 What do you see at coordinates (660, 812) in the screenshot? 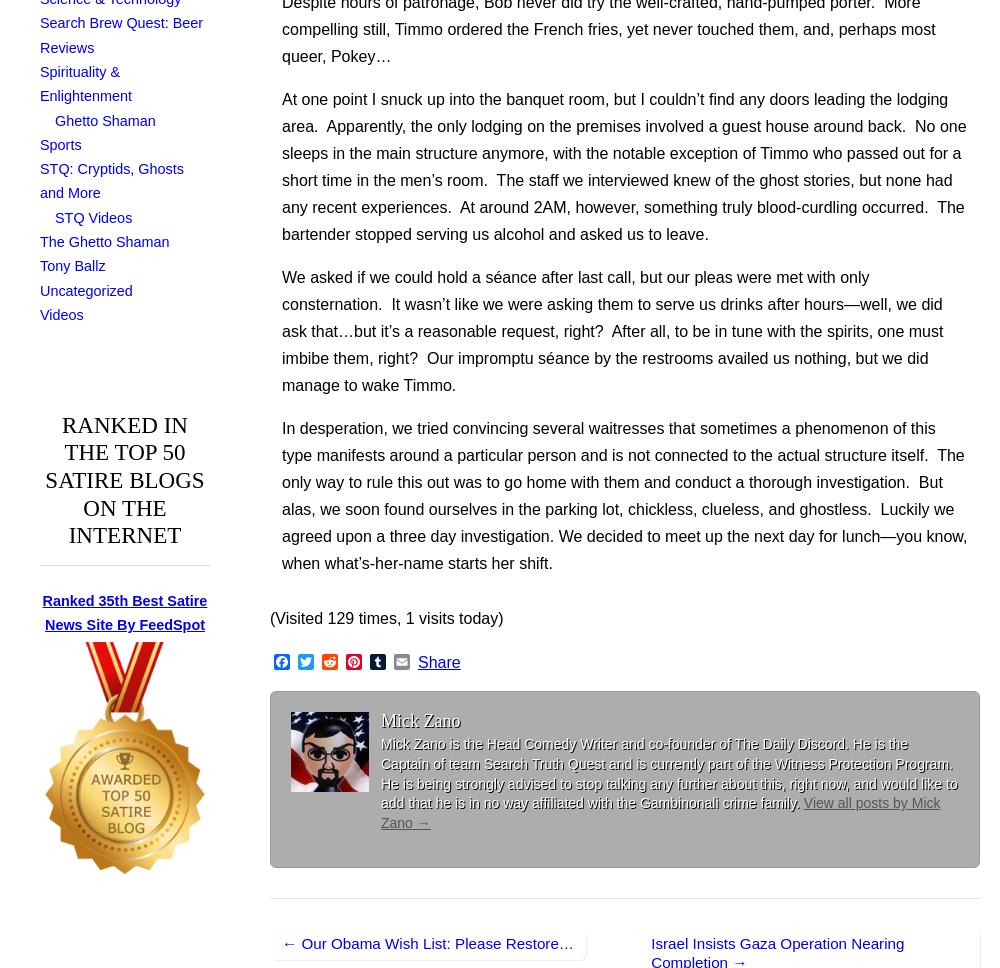
I see `'View all posts by Mick Zano'` at bounding box center [660, 812].